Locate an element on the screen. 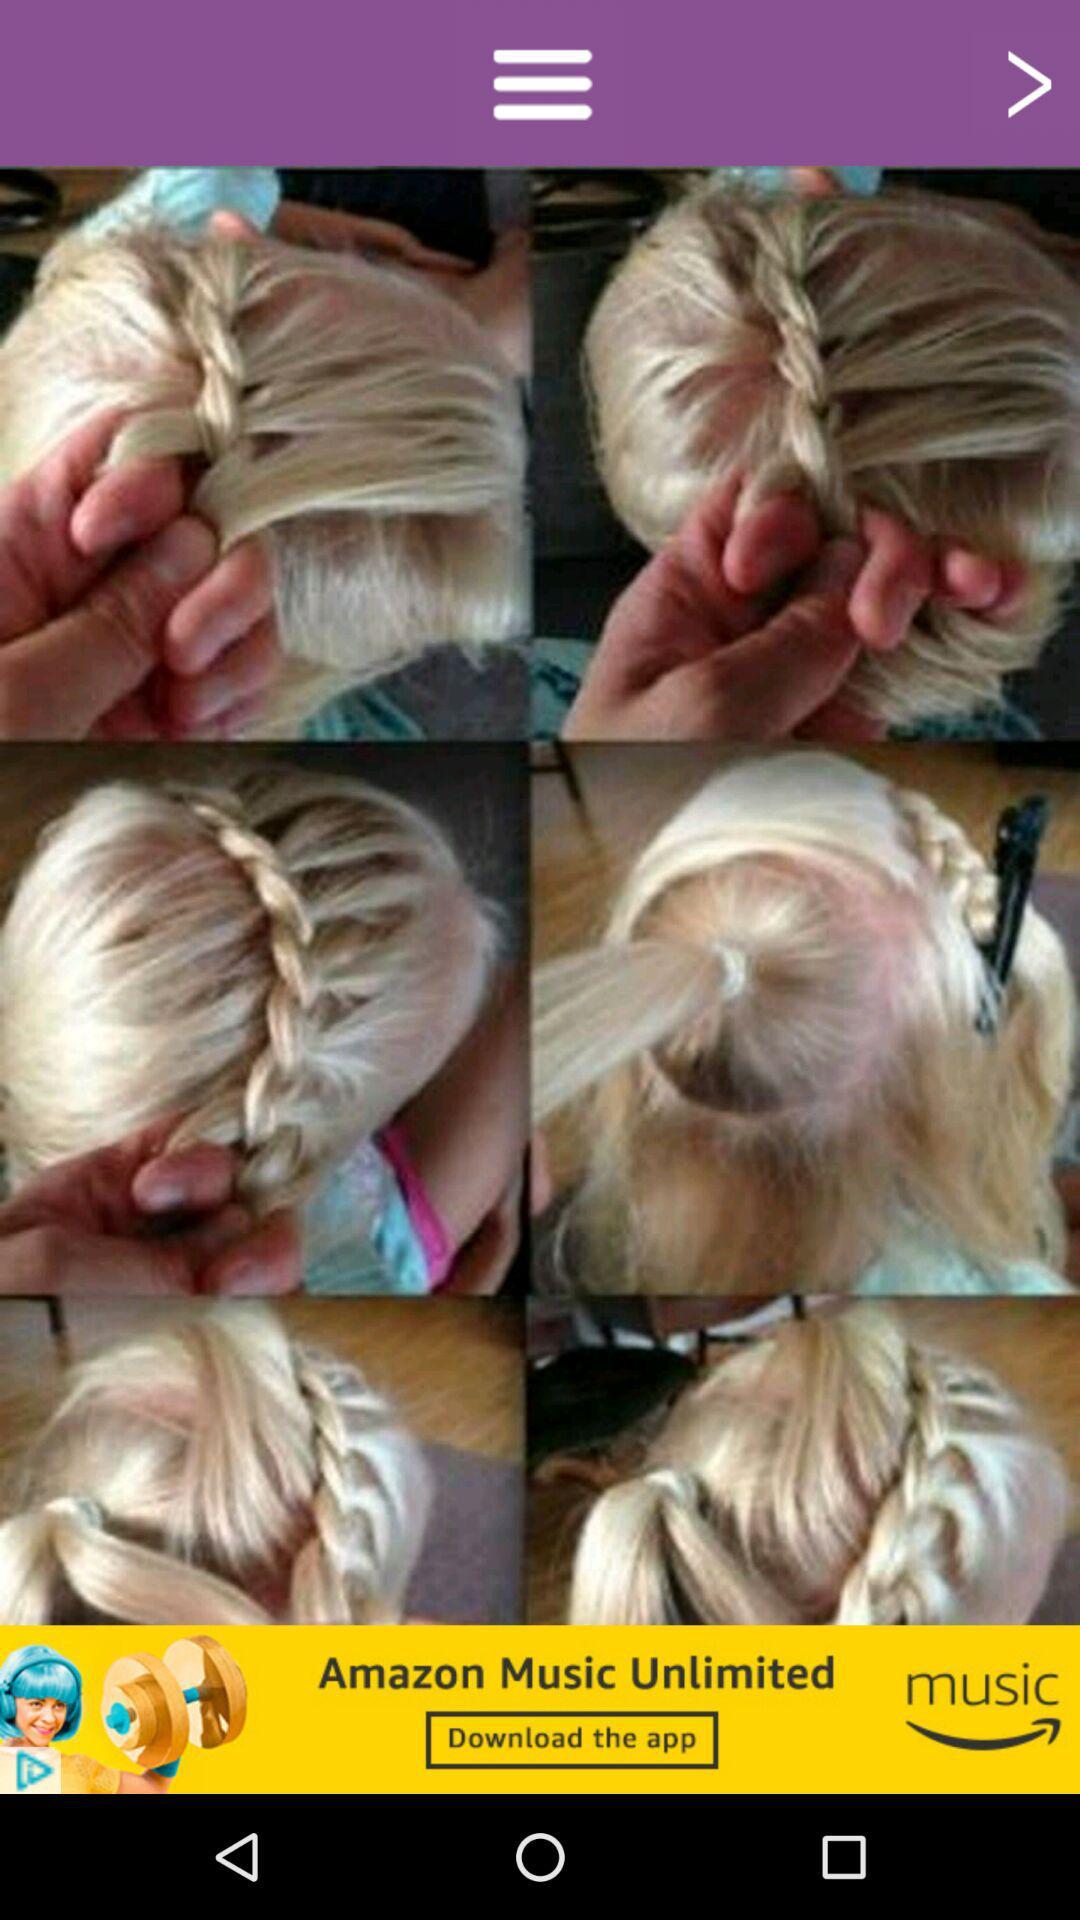 This screenshot has height=1920, width=1080. options drop down is located at coordinates (540, 81).